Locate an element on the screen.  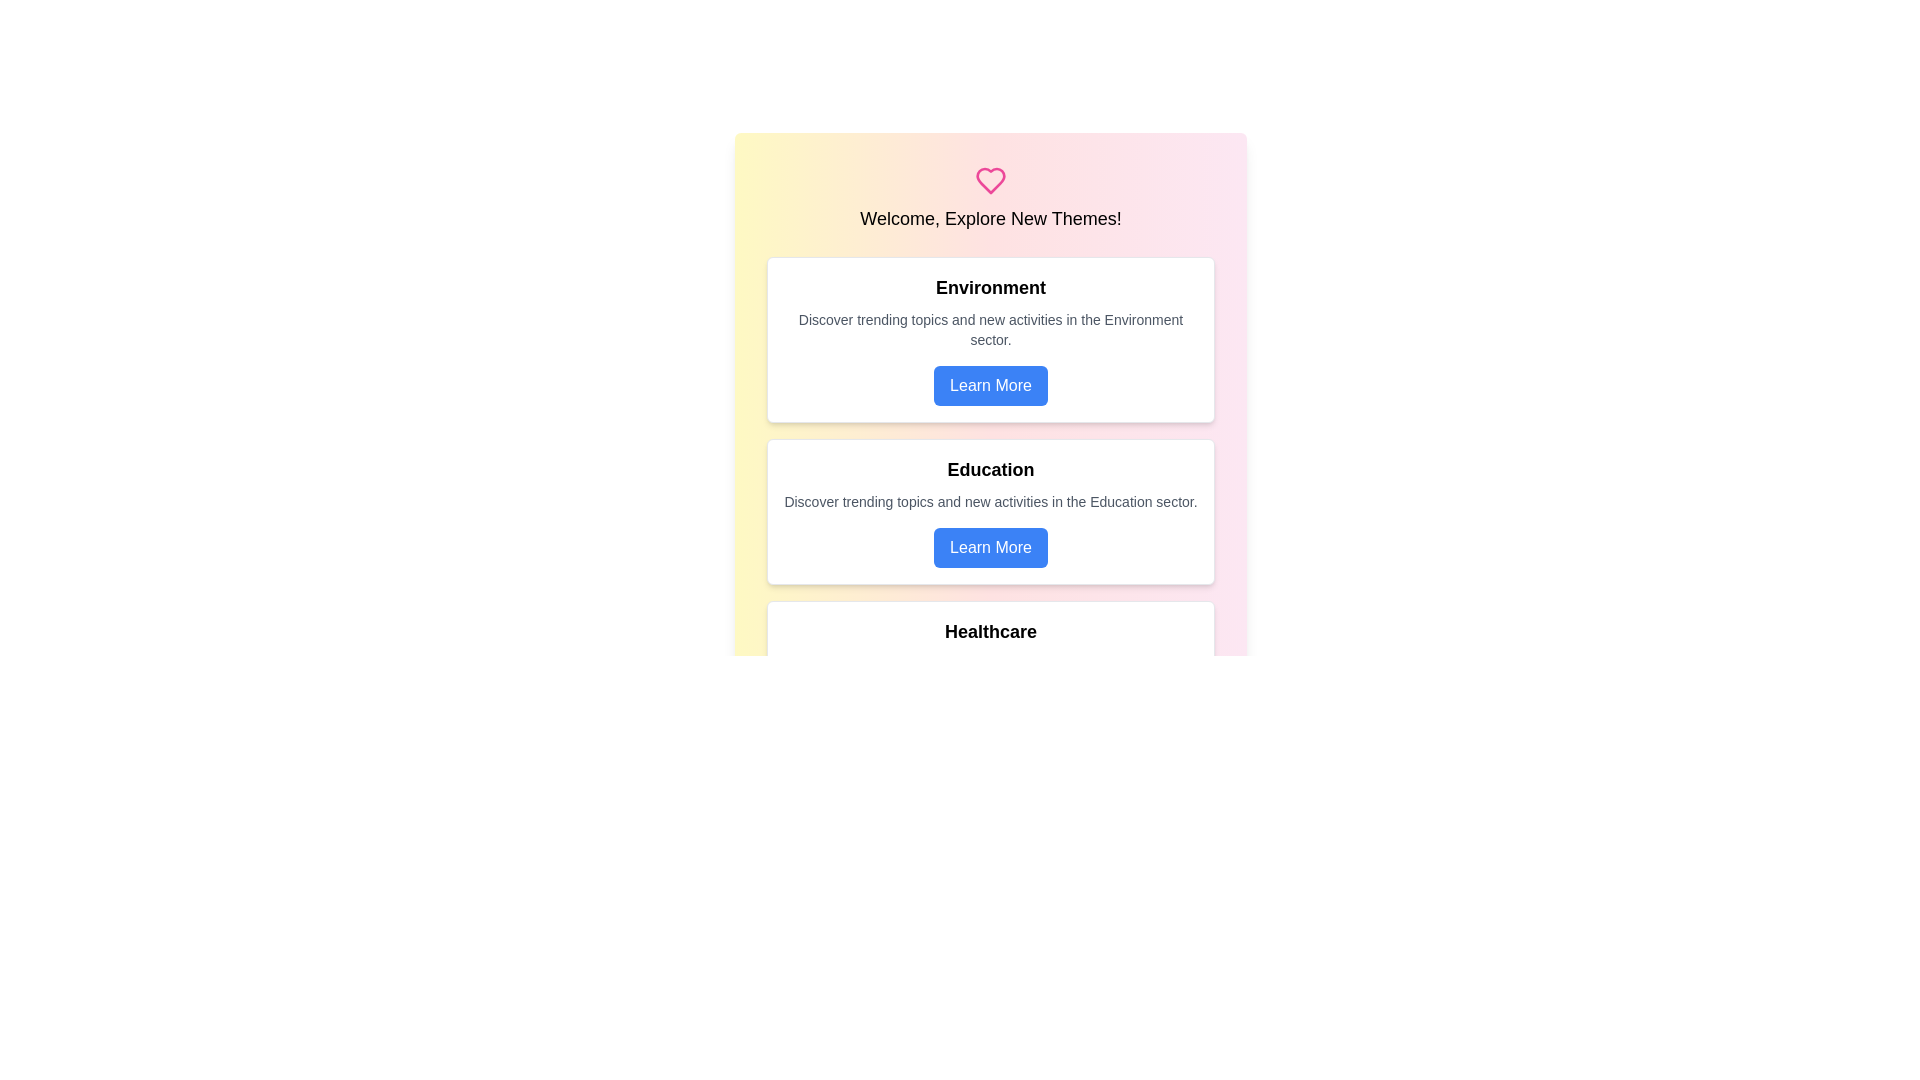
the decorative pink heart icon in the header that displays the message 'Welcome, Explore New Themes!' is located at coordinates (990, 199).